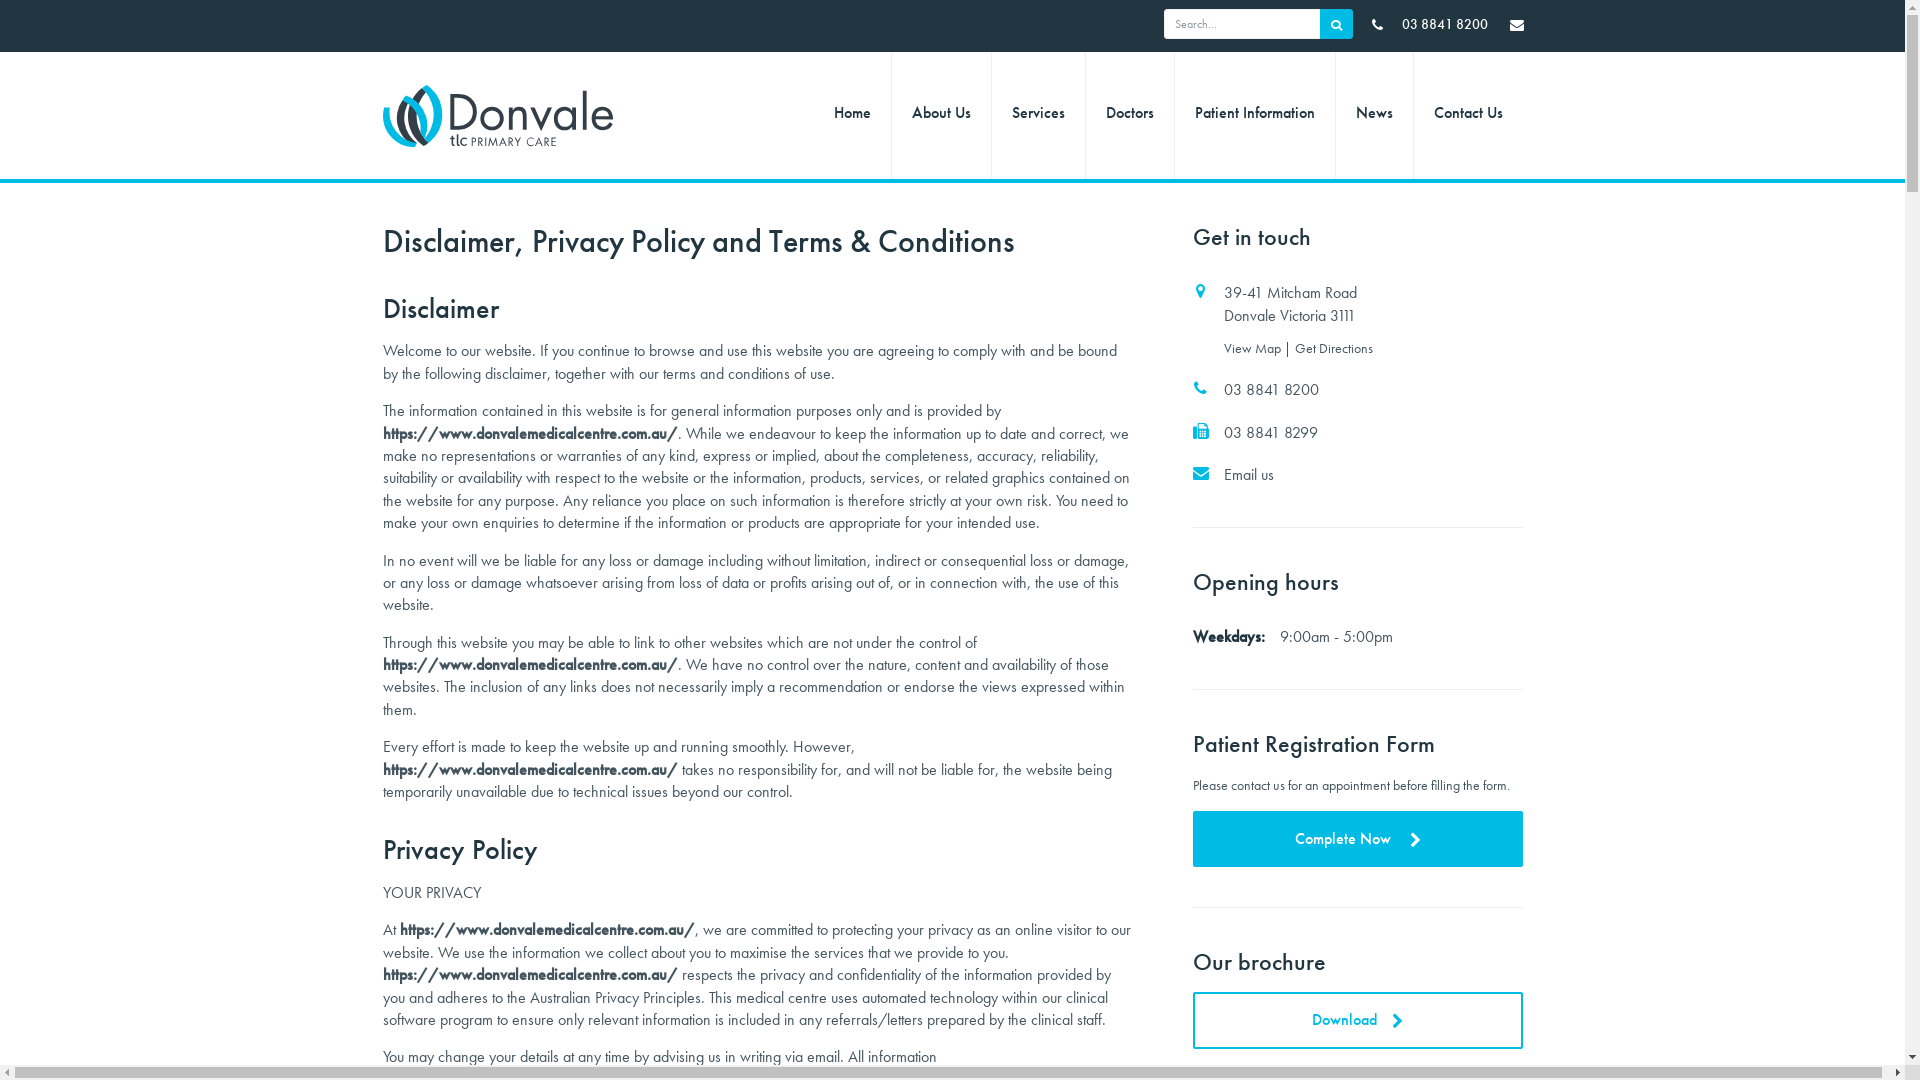  Describe the element at coordinates (1038, 115) in the screenshot. I see `'Services'` at that location.